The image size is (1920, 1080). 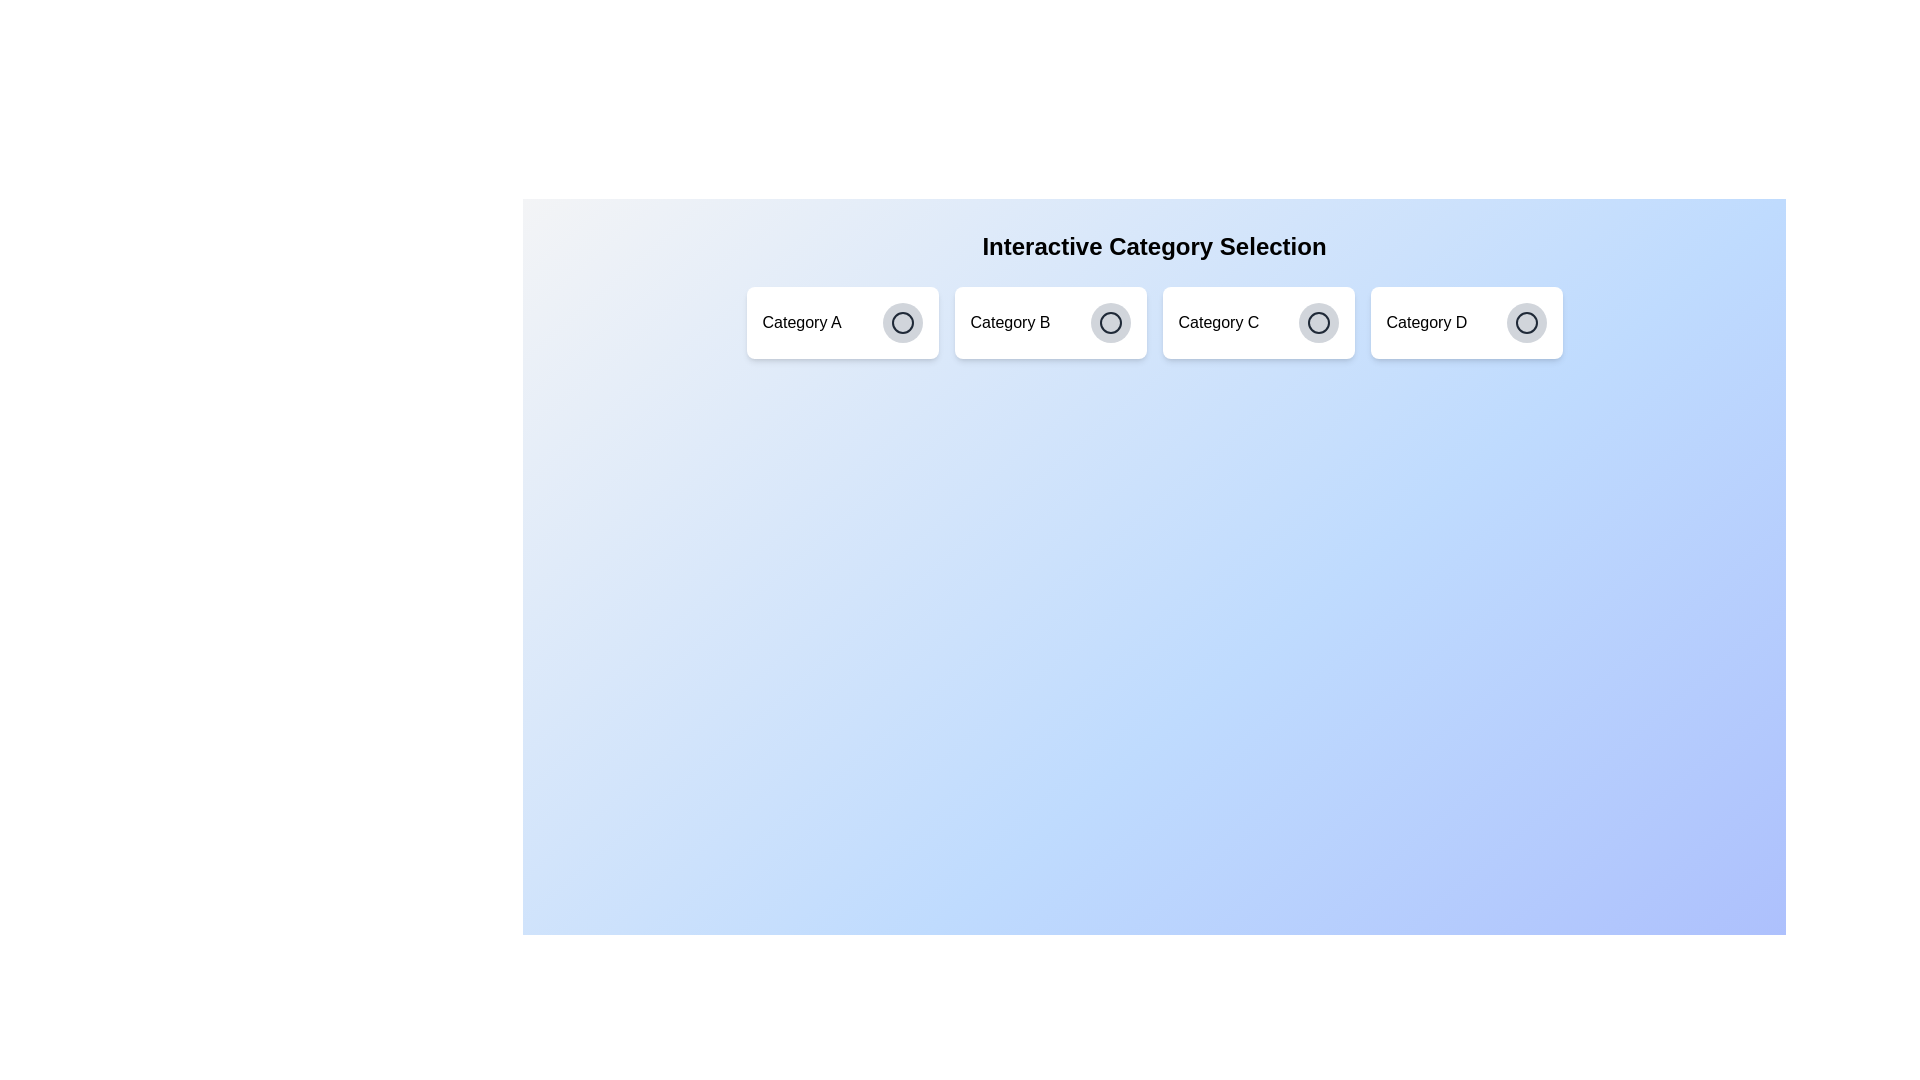 I want to click on the header text 'Interactive Category Selection' to inspect it, so click(x=1154, y=245).